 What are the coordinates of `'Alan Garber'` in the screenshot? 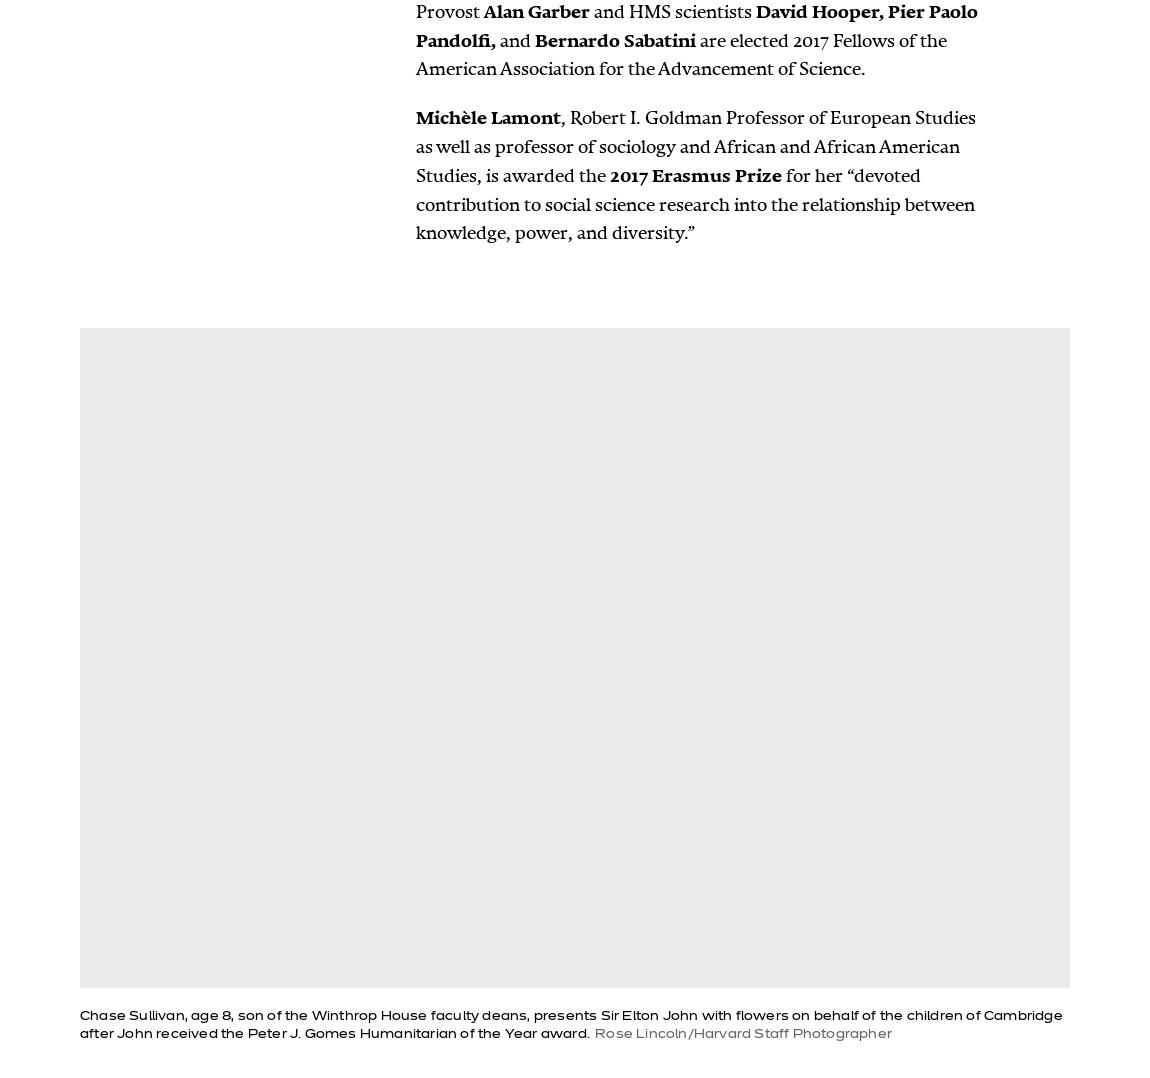 It's located at (537, 9).